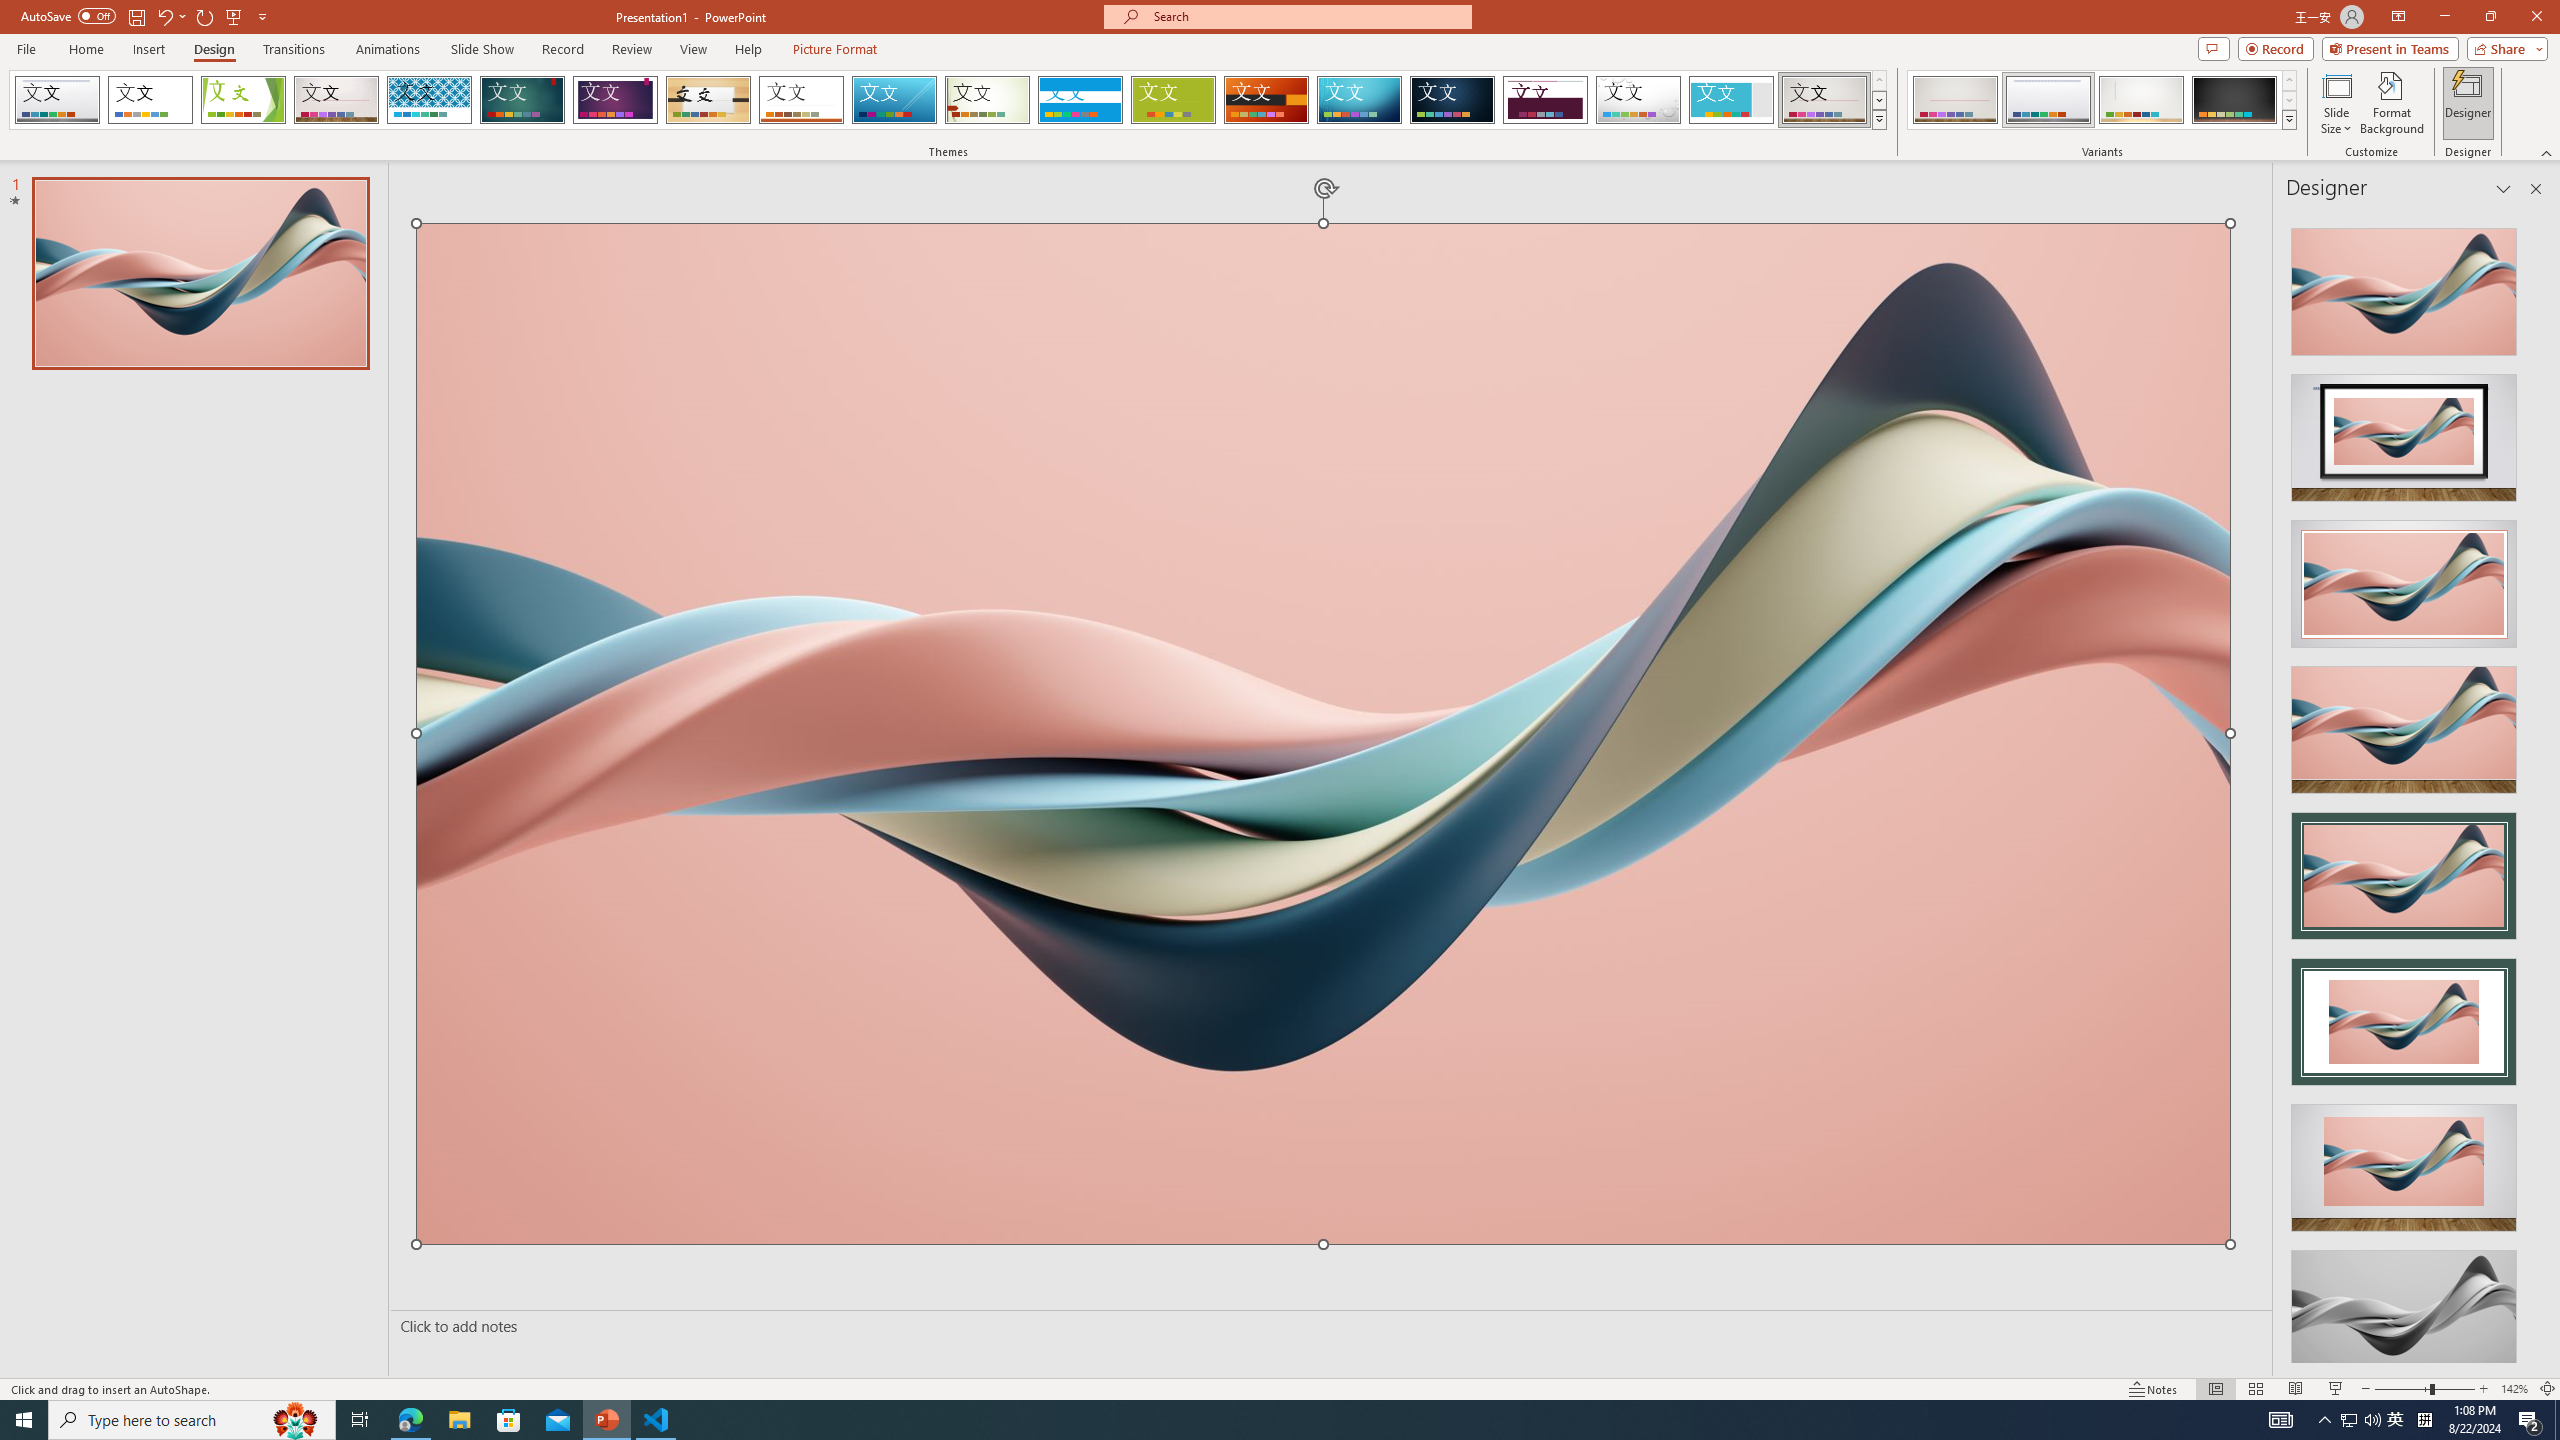  What do you see at coordinates (709, 99) in the screenshot?
I see `'Organic'` at bounding box center [709, 99].